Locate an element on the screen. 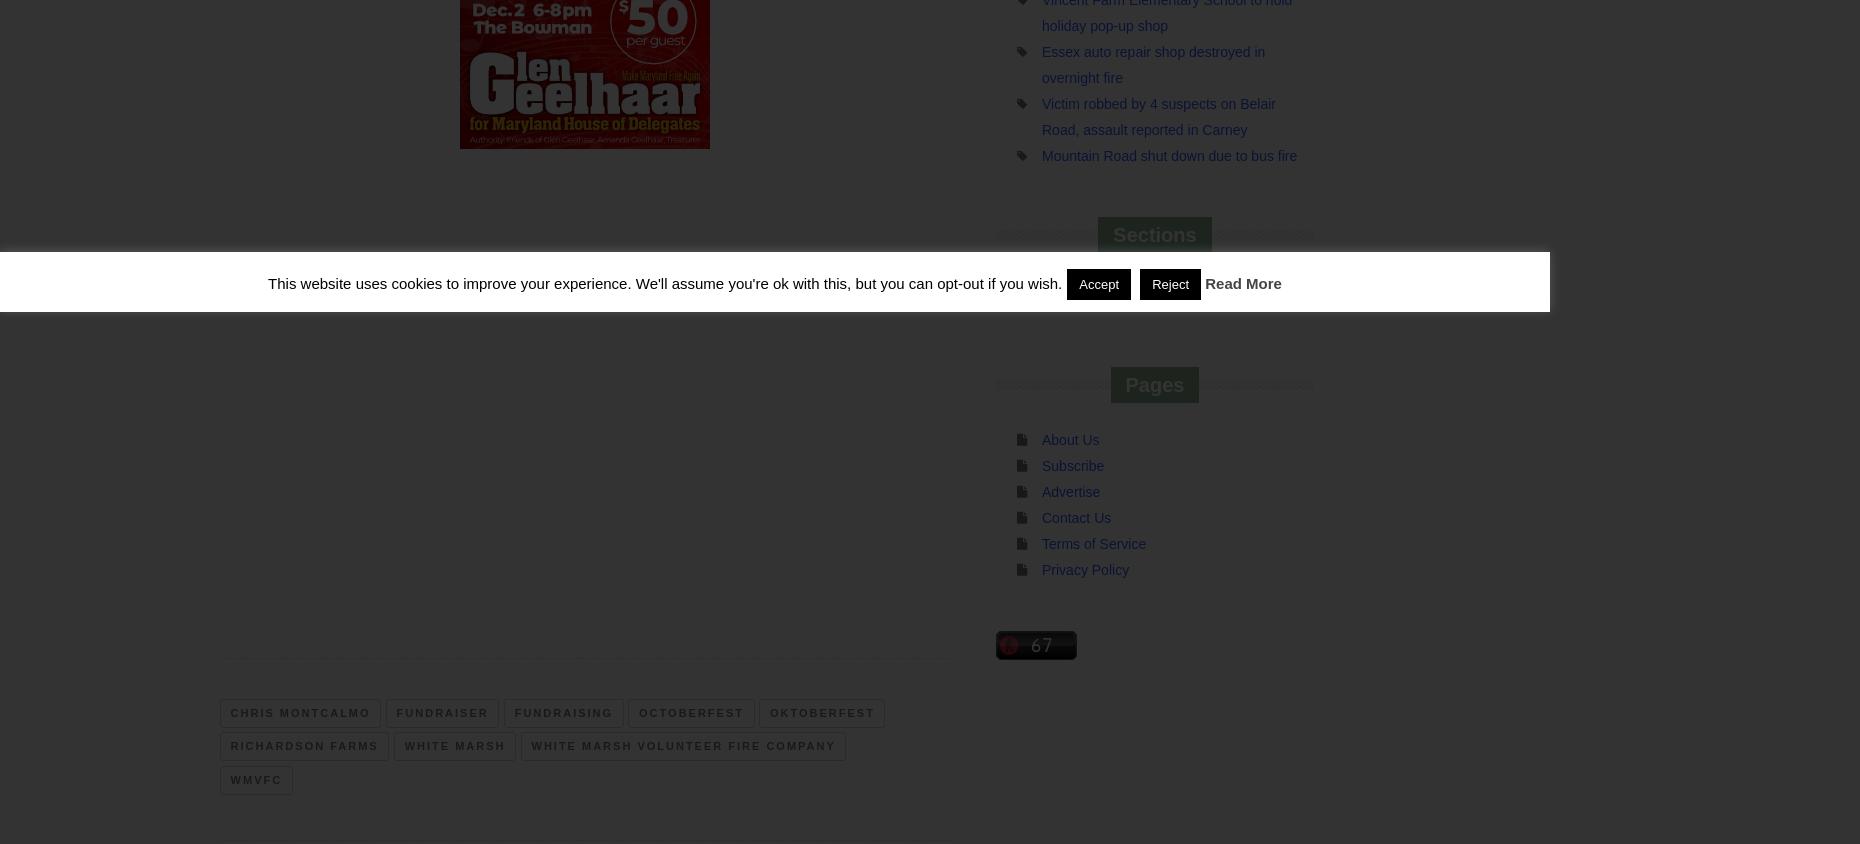 The width and height of the screenshot is (1860, 844). 'Essex auto repair shop destroyed in overnight fire' is located at coordinates (1152, 62).